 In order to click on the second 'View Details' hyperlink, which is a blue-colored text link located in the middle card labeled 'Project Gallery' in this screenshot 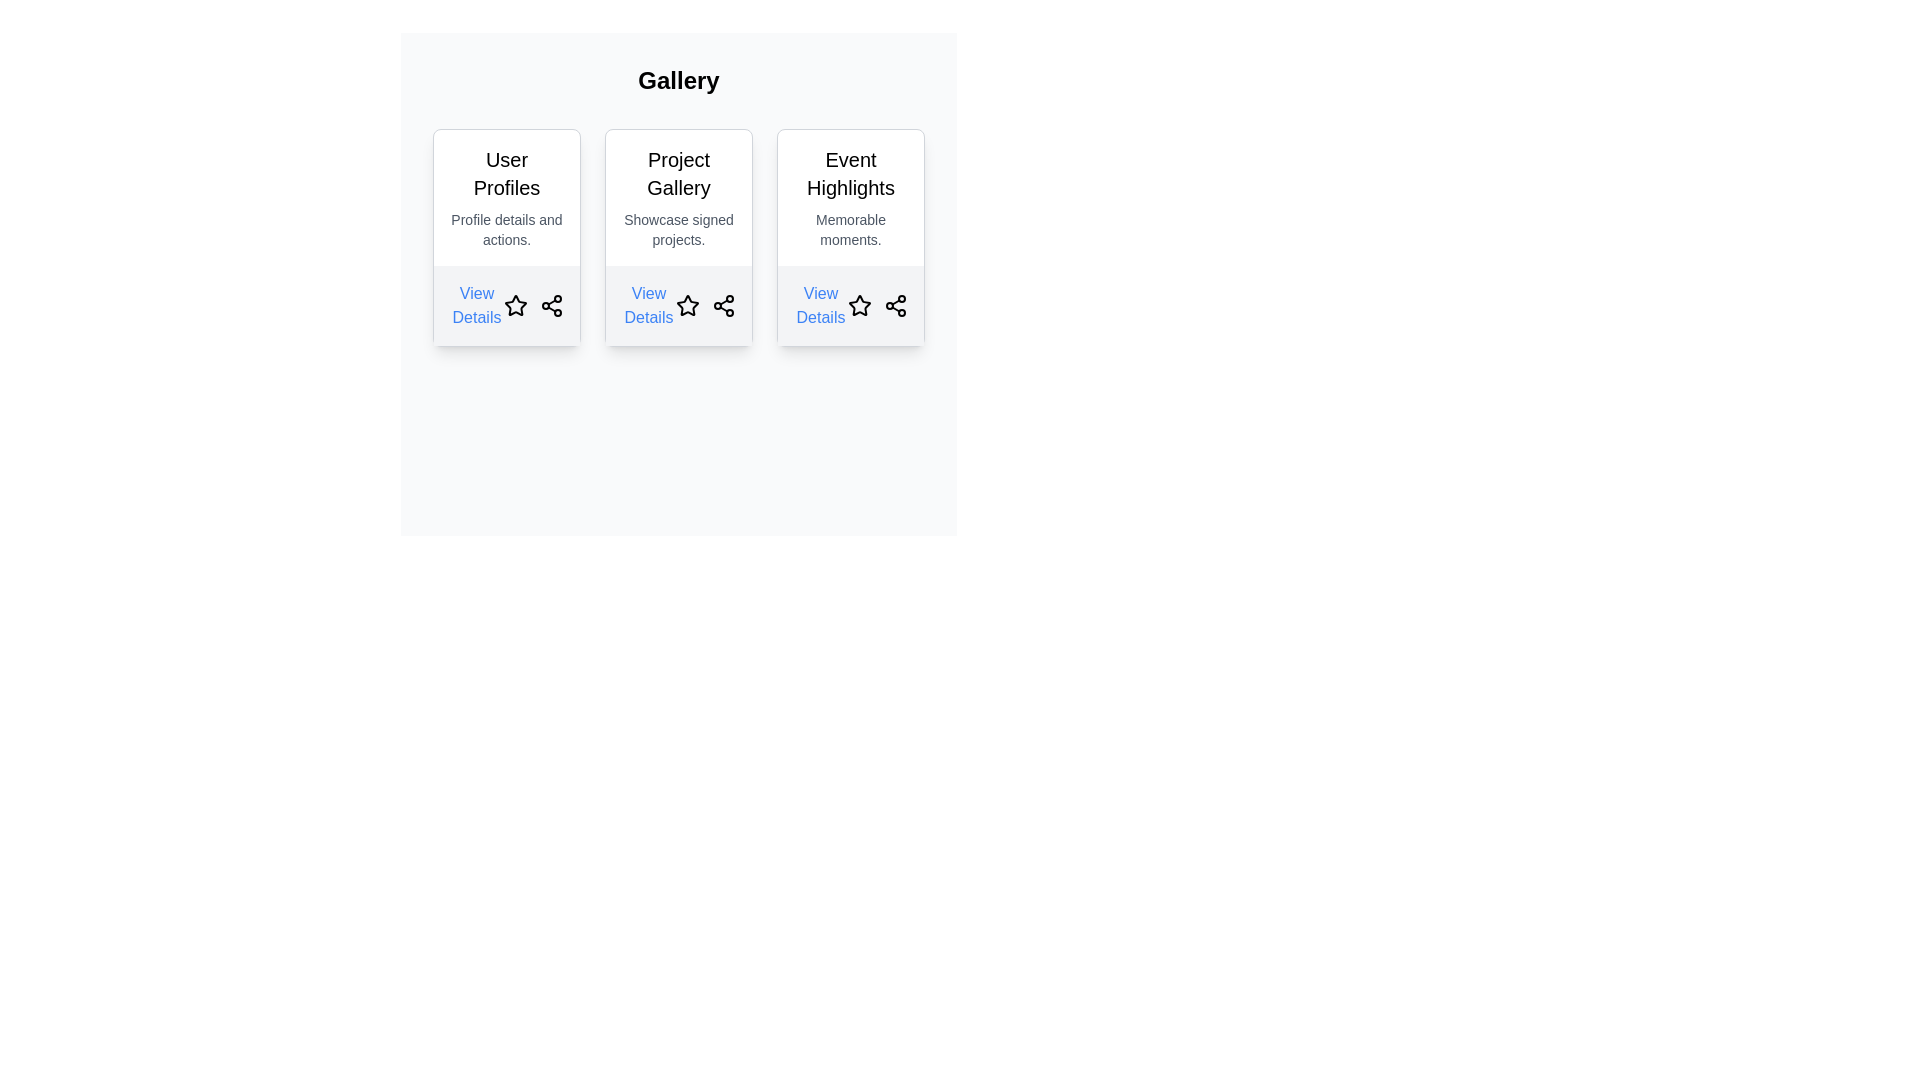, I will do `click(648, 305)`.